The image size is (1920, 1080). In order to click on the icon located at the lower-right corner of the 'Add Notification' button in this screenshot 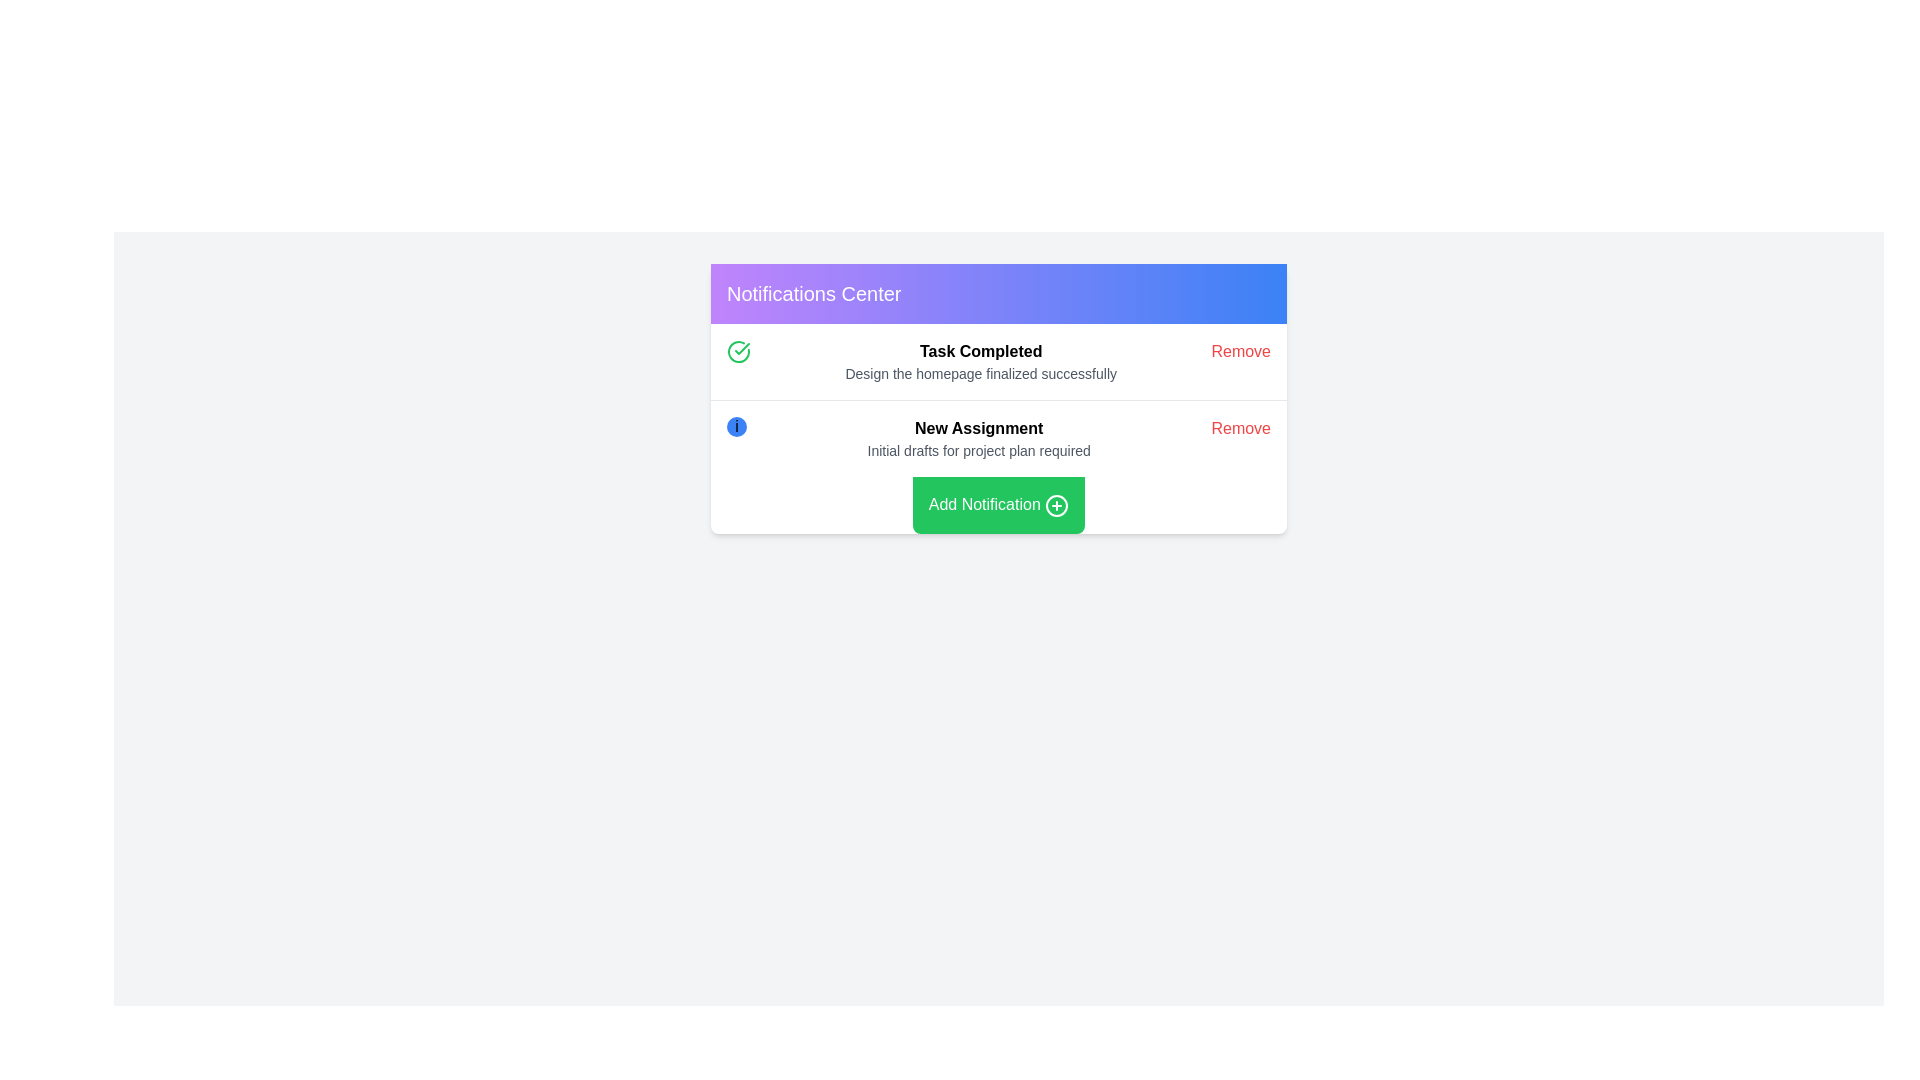, I will do `click(1056, 504)`.